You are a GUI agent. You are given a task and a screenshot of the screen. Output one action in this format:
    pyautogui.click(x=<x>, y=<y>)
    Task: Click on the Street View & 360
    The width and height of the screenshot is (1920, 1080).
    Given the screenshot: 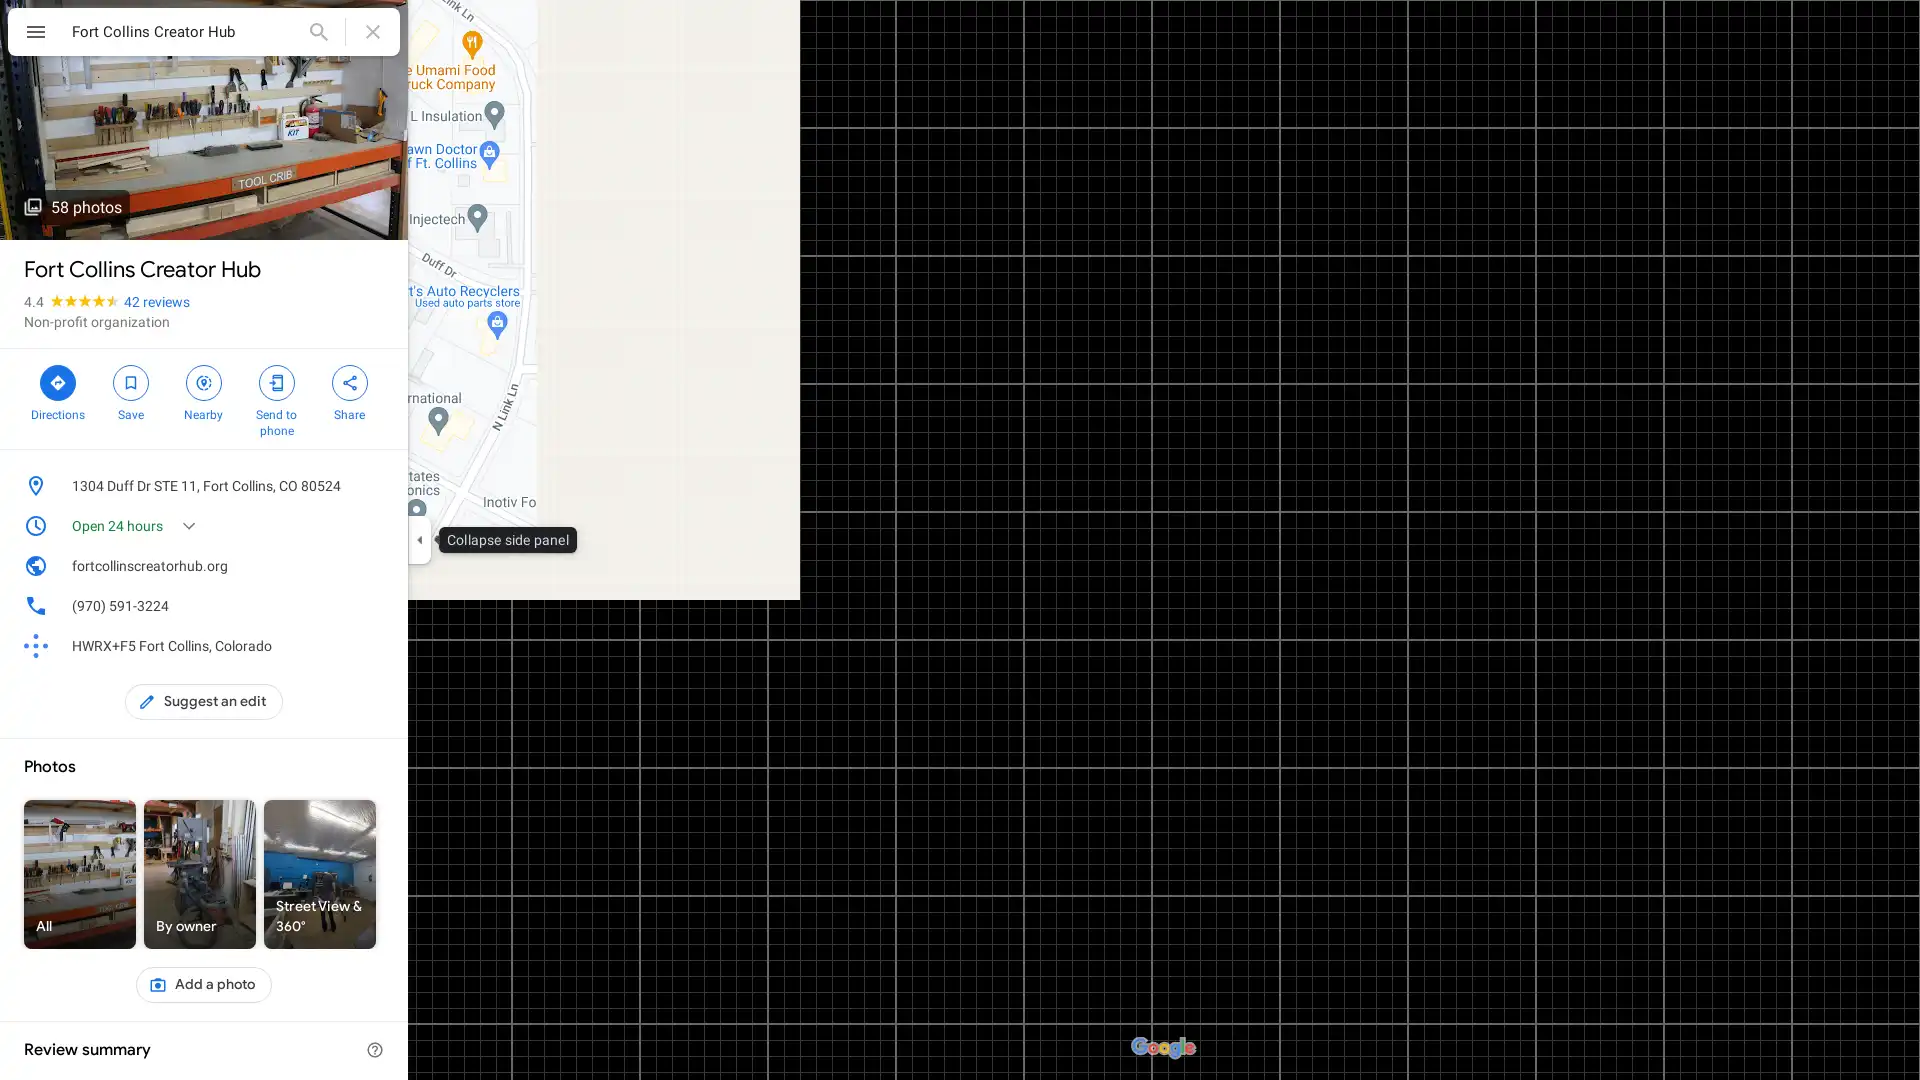 What is the action you would take?
    pyautogui.click(x=320, y=873)
    